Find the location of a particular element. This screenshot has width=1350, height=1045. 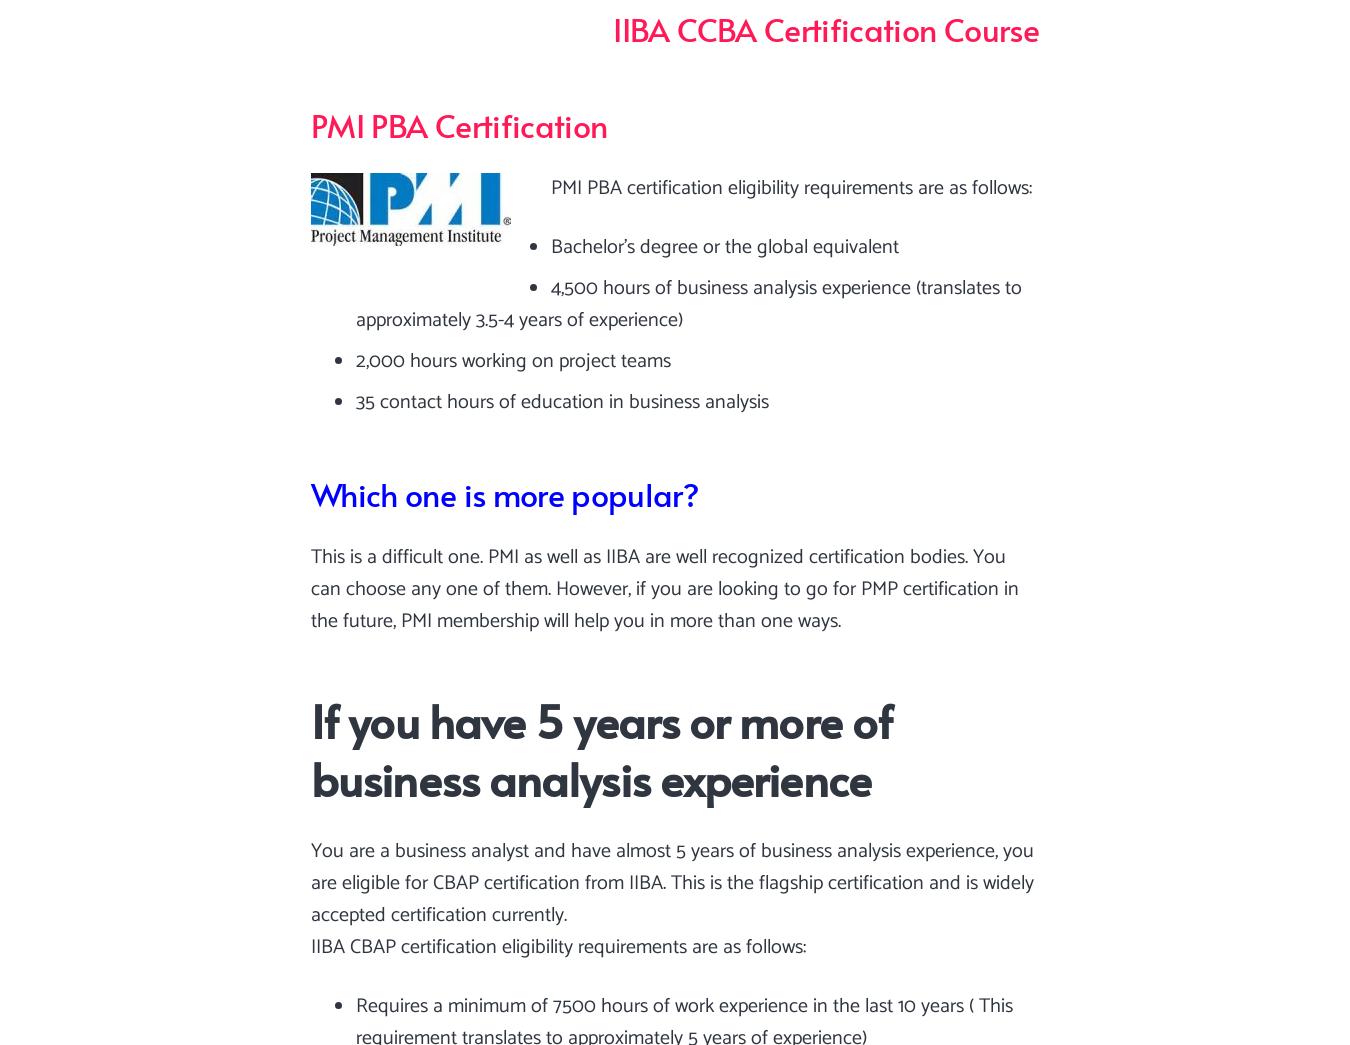

'If you have 5 years or more of business analysis experience' is located at coordinates (601, 747).